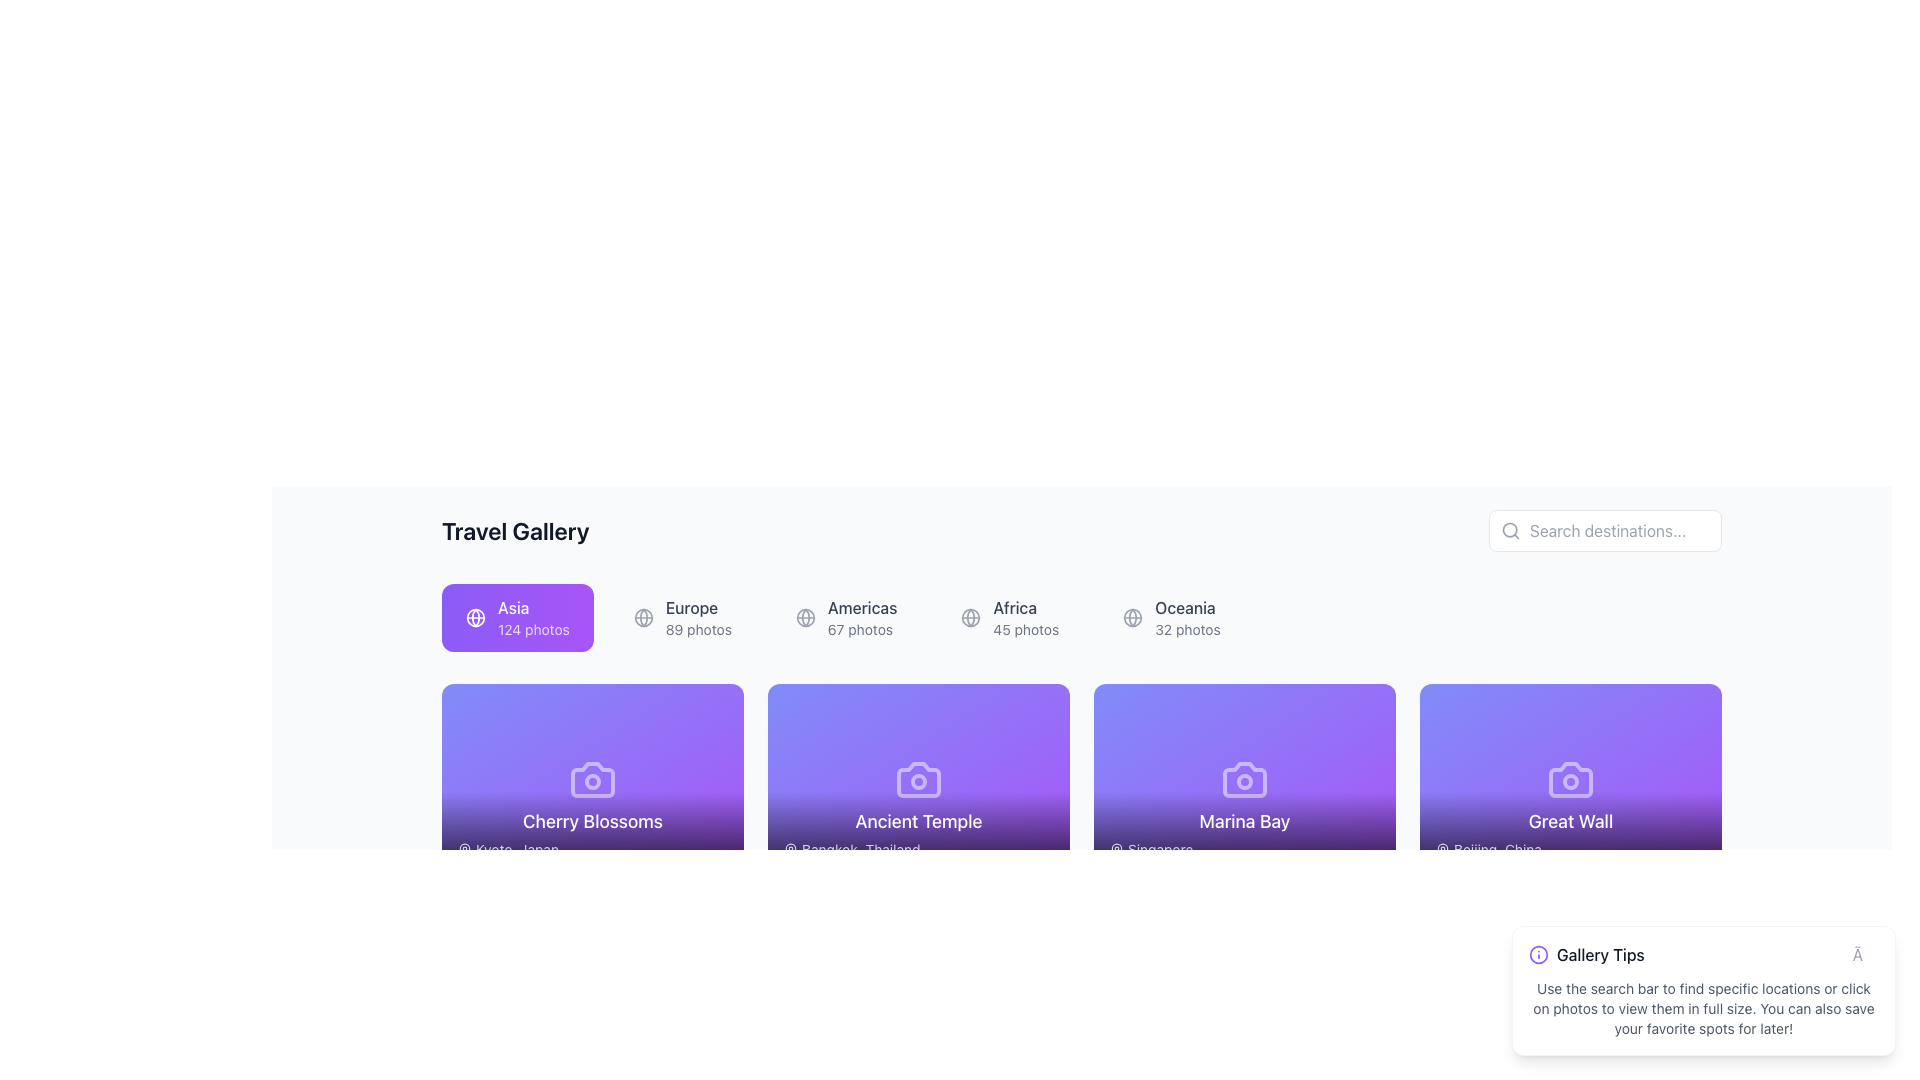 The height and width of the screenshot is (1080, 1920). I want to click on the circular gray globe icon representing the Africa category, located at the top of the card labeled 'Africa 45 photos', to view it as a visual decoration, so click(971, 616).